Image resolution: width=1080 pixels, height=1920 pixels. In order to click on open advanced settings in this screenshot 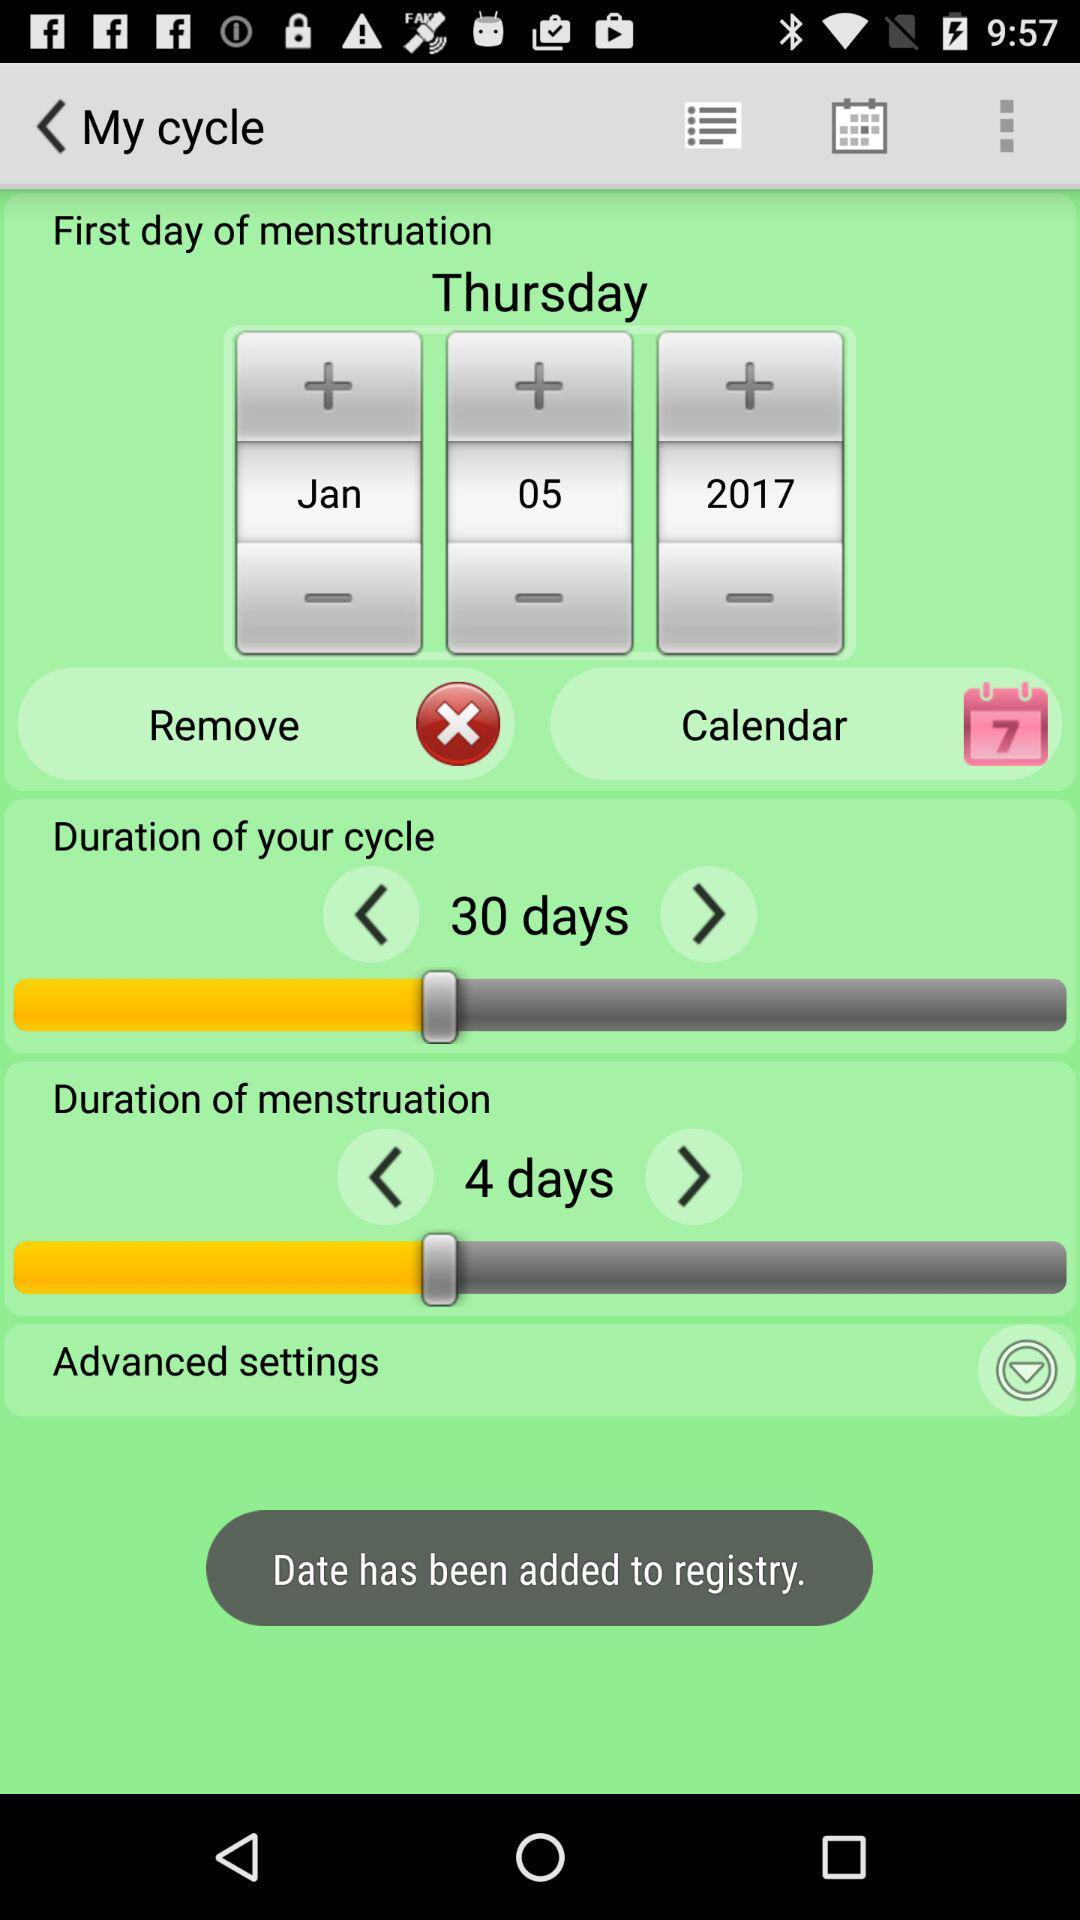, I will do `click(1026, 1369)`.